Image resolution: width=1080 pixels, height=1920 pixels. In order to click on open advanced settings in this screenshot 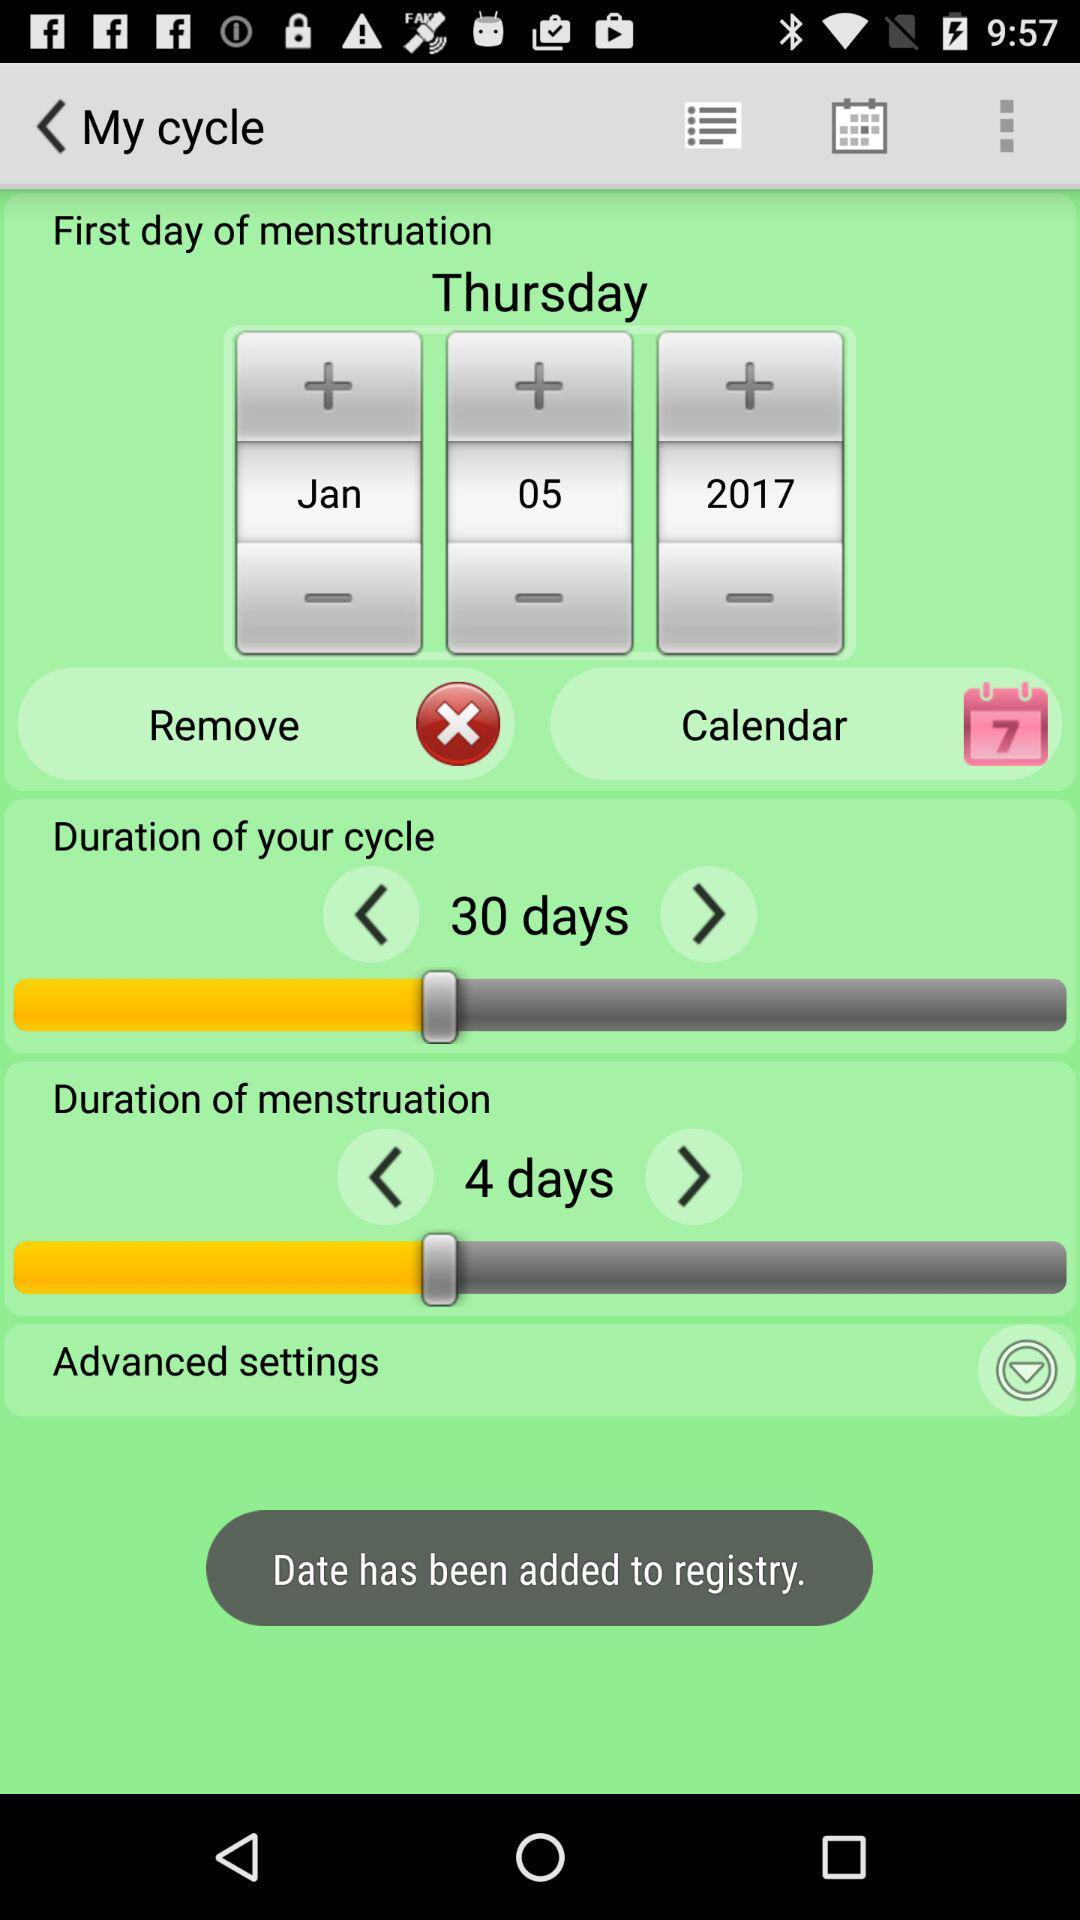, I will do `click(1026, 1369)`.